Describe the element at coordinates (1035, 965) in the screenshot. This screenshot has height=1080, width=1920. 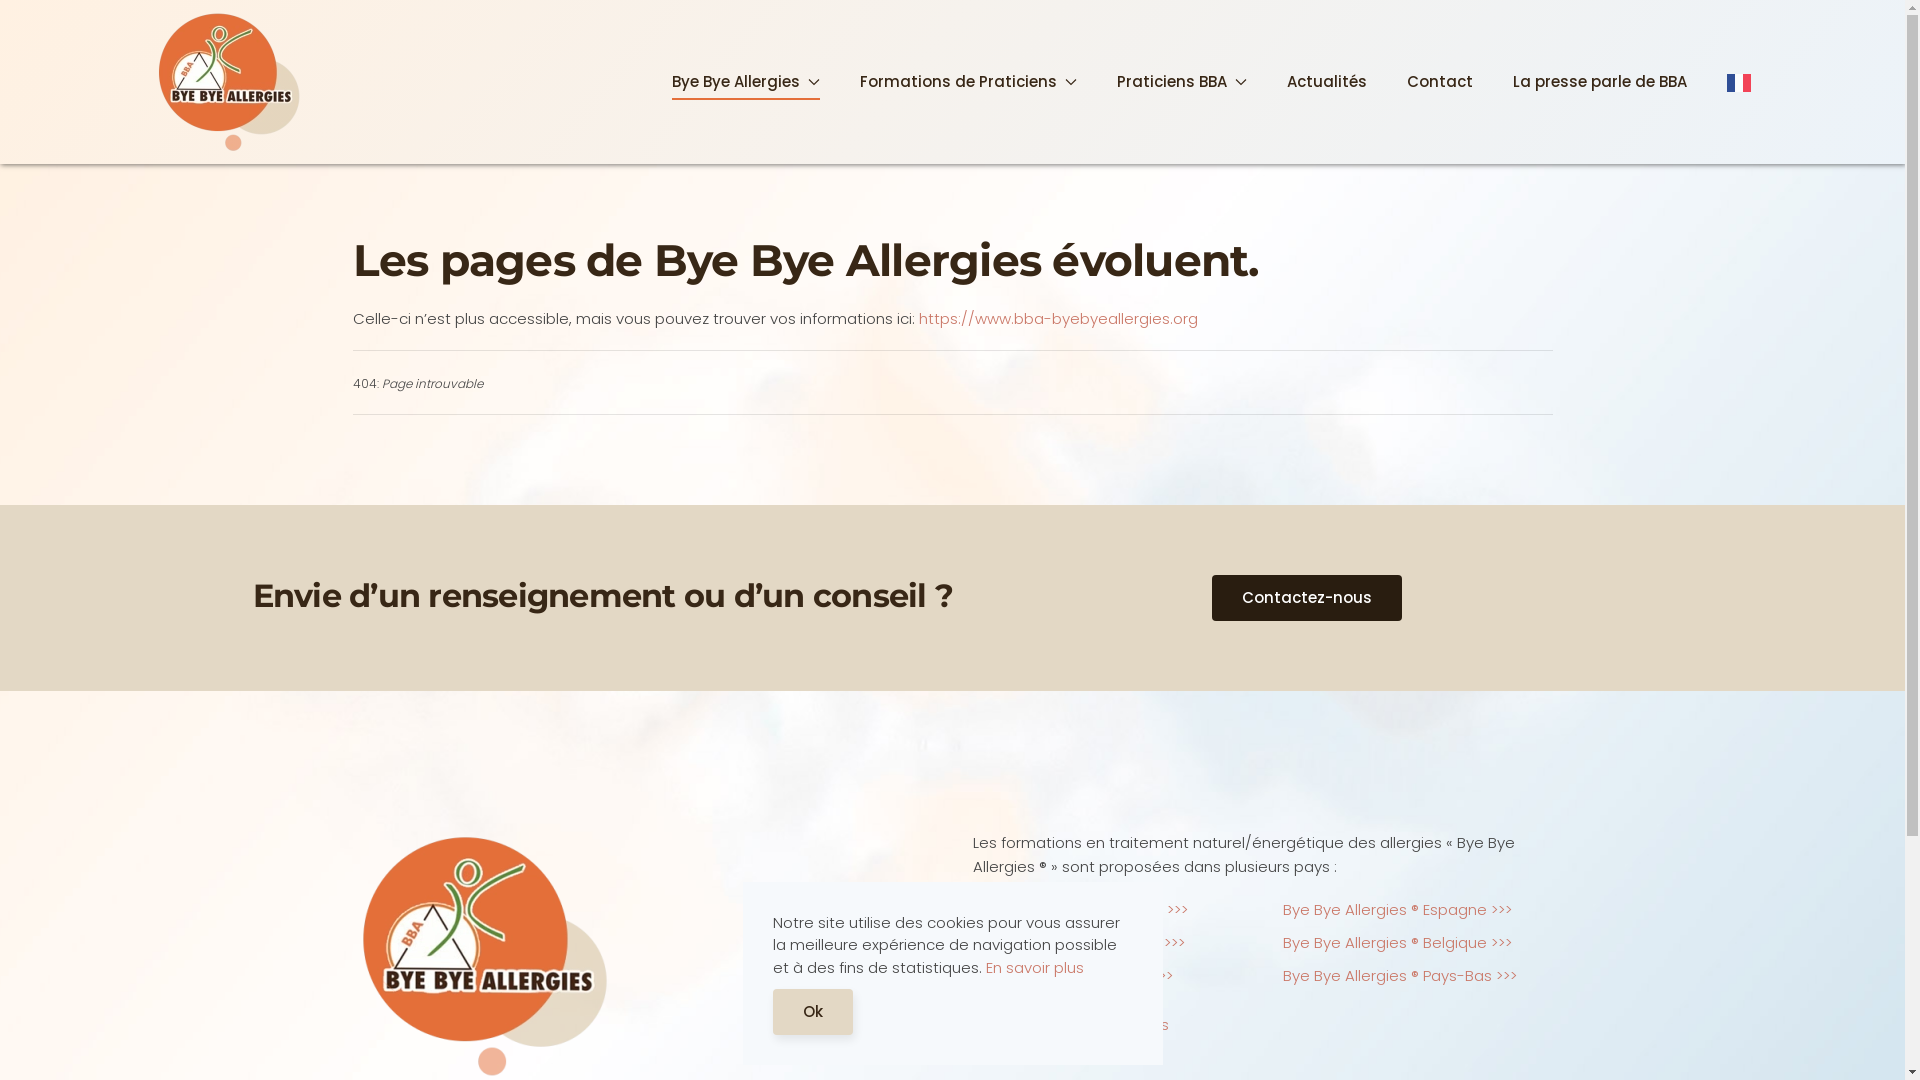
I see `'En savoir plus'` at that location.